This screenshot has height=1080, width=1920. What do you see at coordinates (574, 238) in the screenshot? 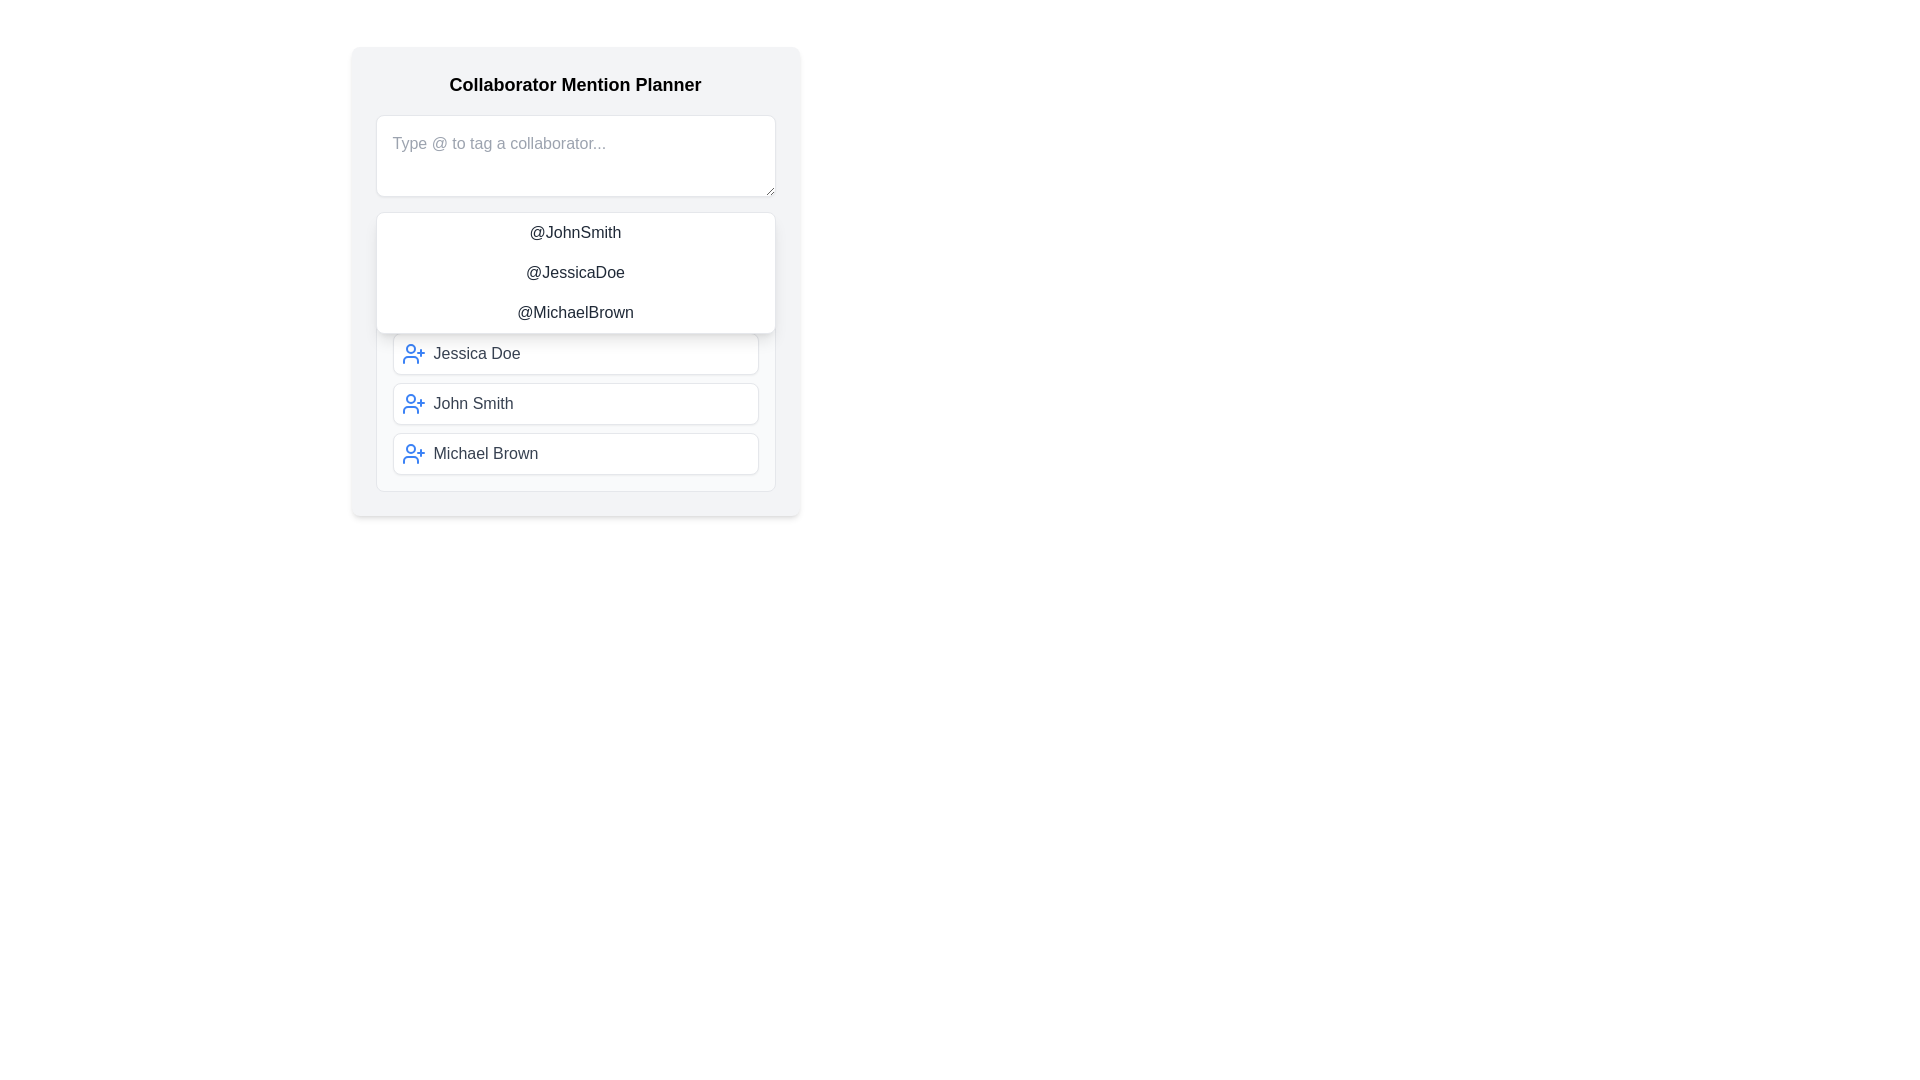
I see `the green button labeled 'Toggle Dropdown' for keyboard navigation` at bounding box center [574, 238].